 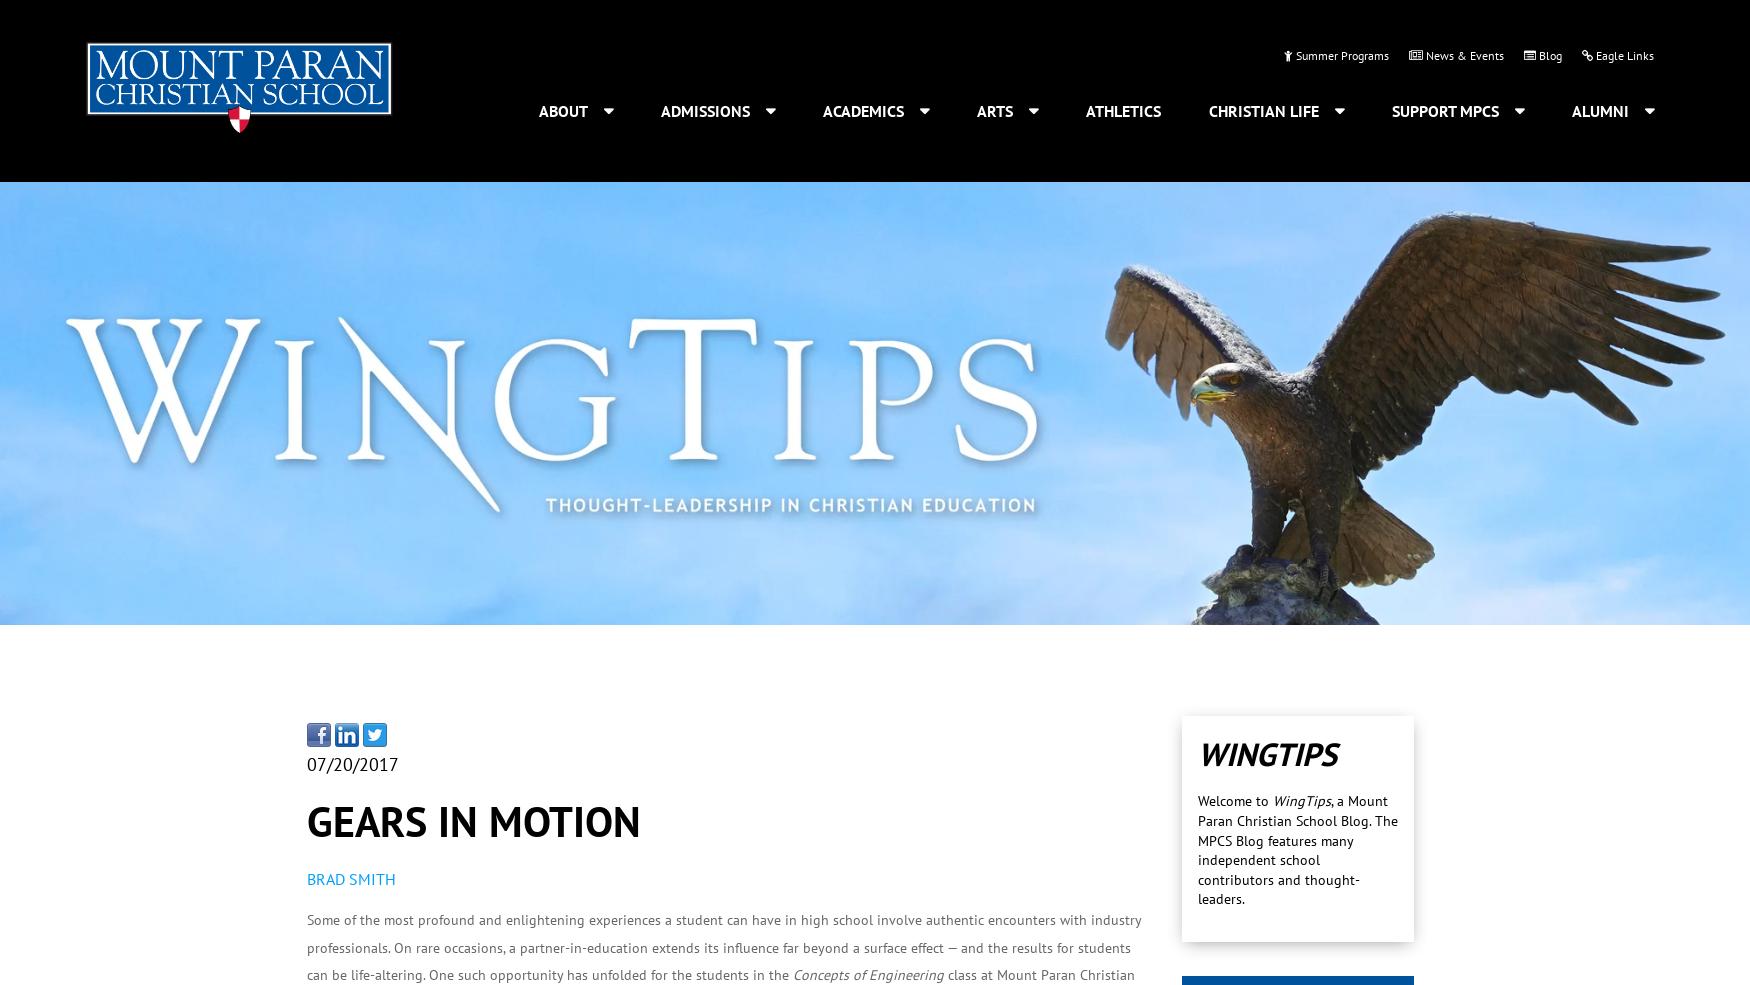 What do you see at coordinates (1623, 53) in the screenshot?
I see `'Eagle Links'` at bounding box center [1623, 53].